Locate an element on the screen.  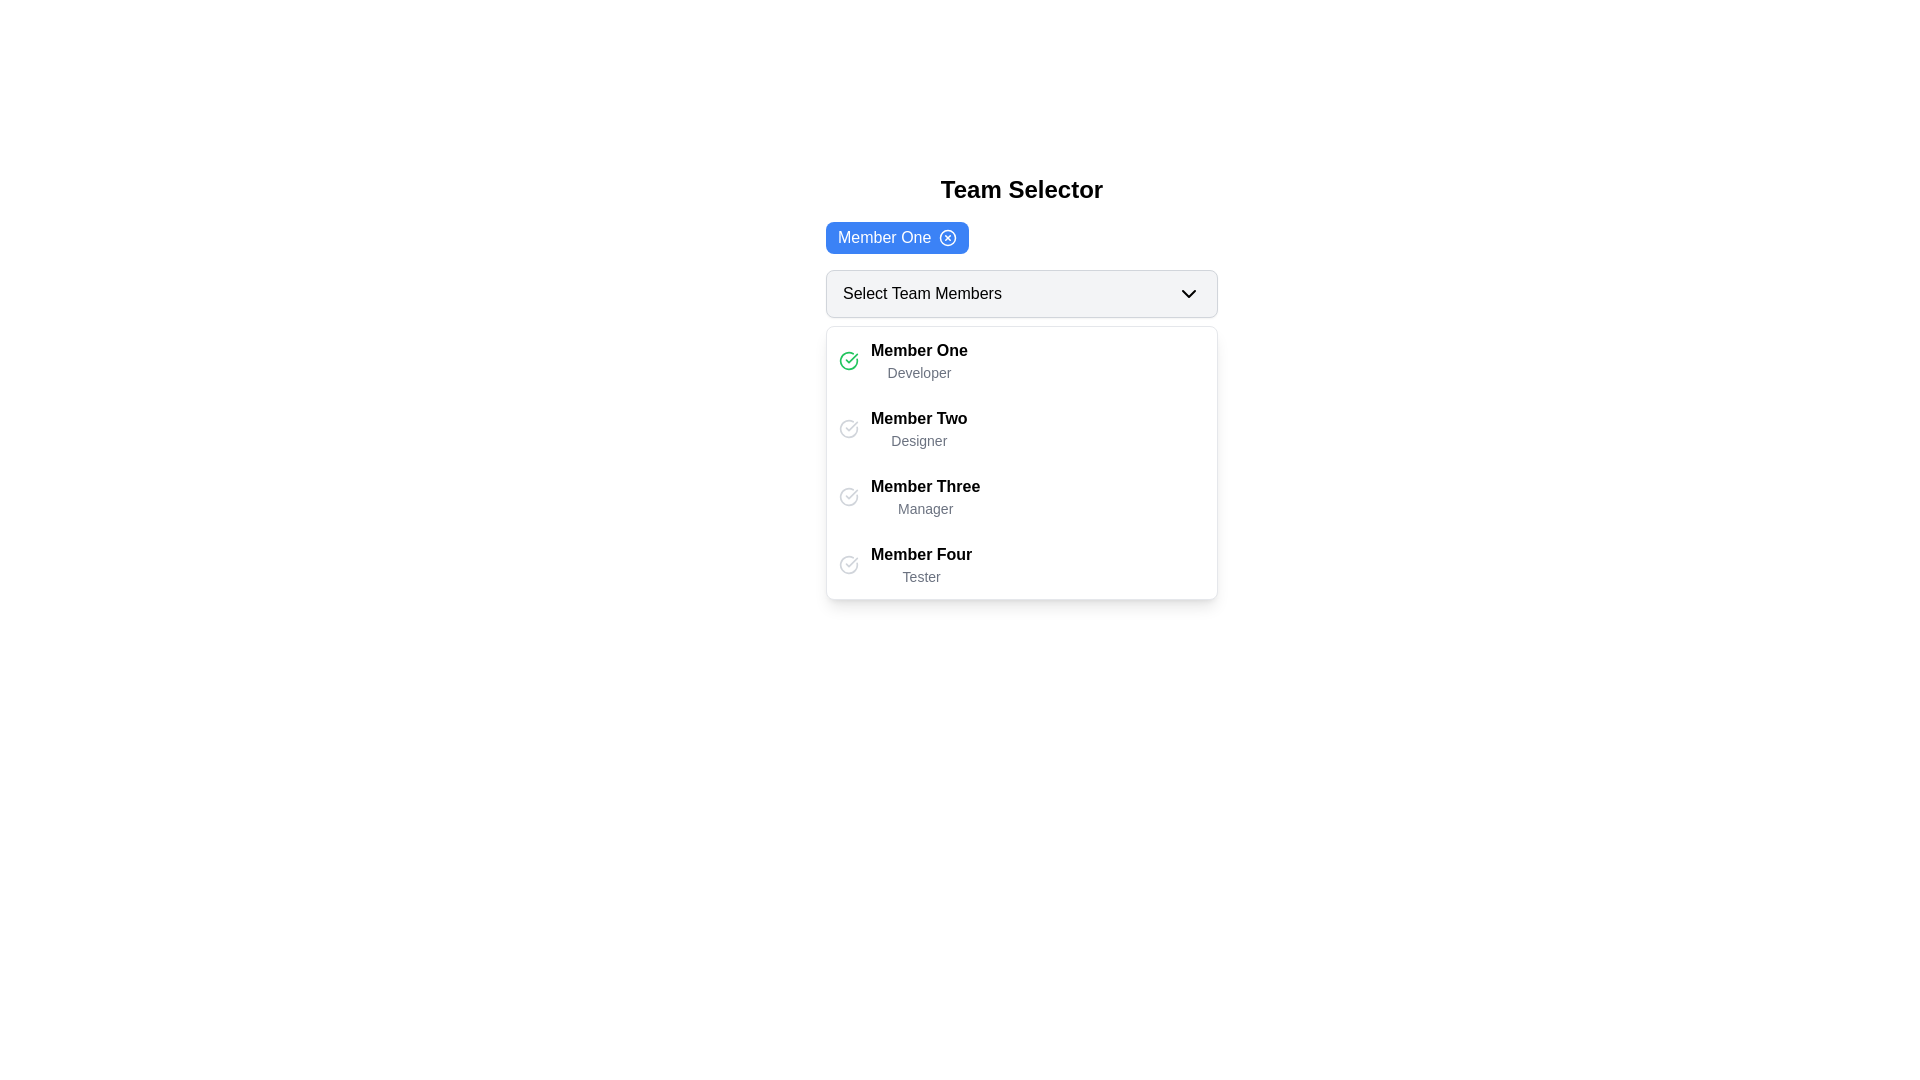
the 'Member One' text label in bold font style within the dropdown menu is located at coordinates (918, 349).